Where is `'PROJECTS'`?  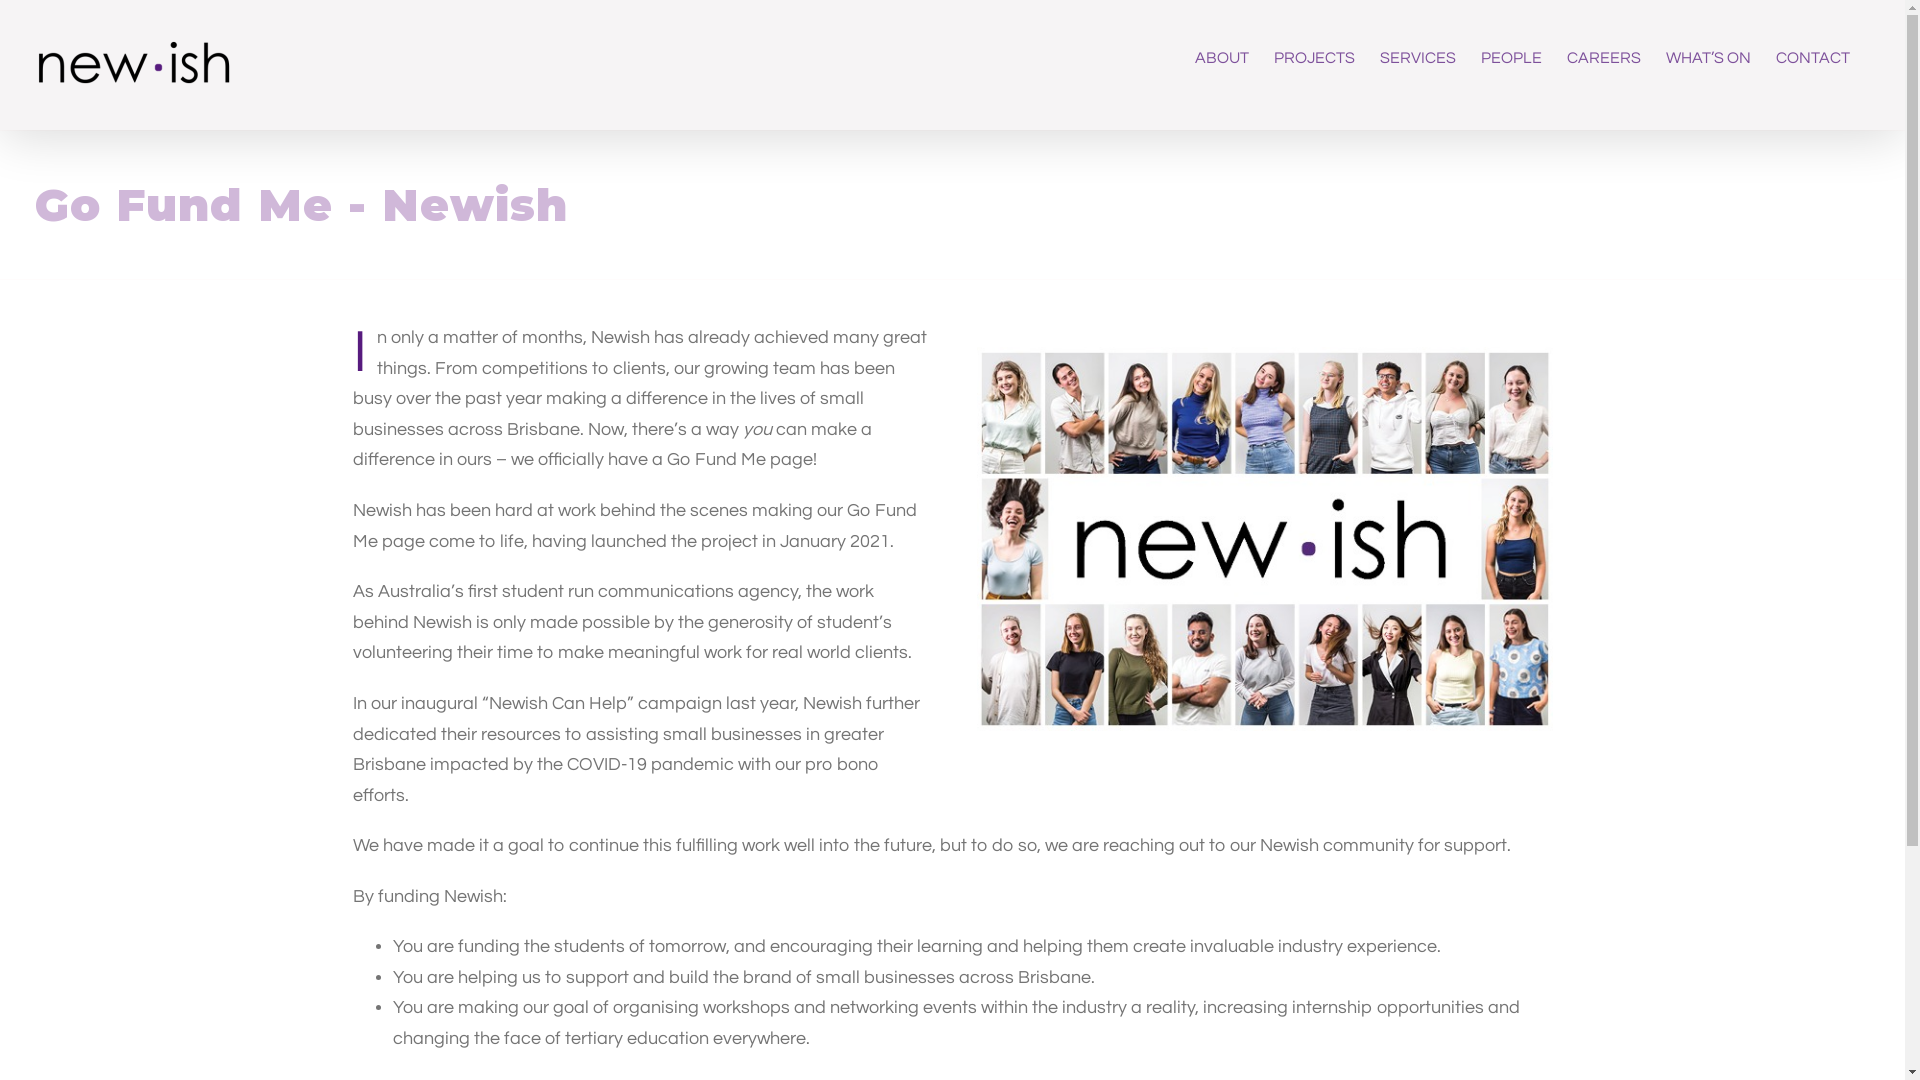 'PROJECTS' is located at coordinates (1314, 56).